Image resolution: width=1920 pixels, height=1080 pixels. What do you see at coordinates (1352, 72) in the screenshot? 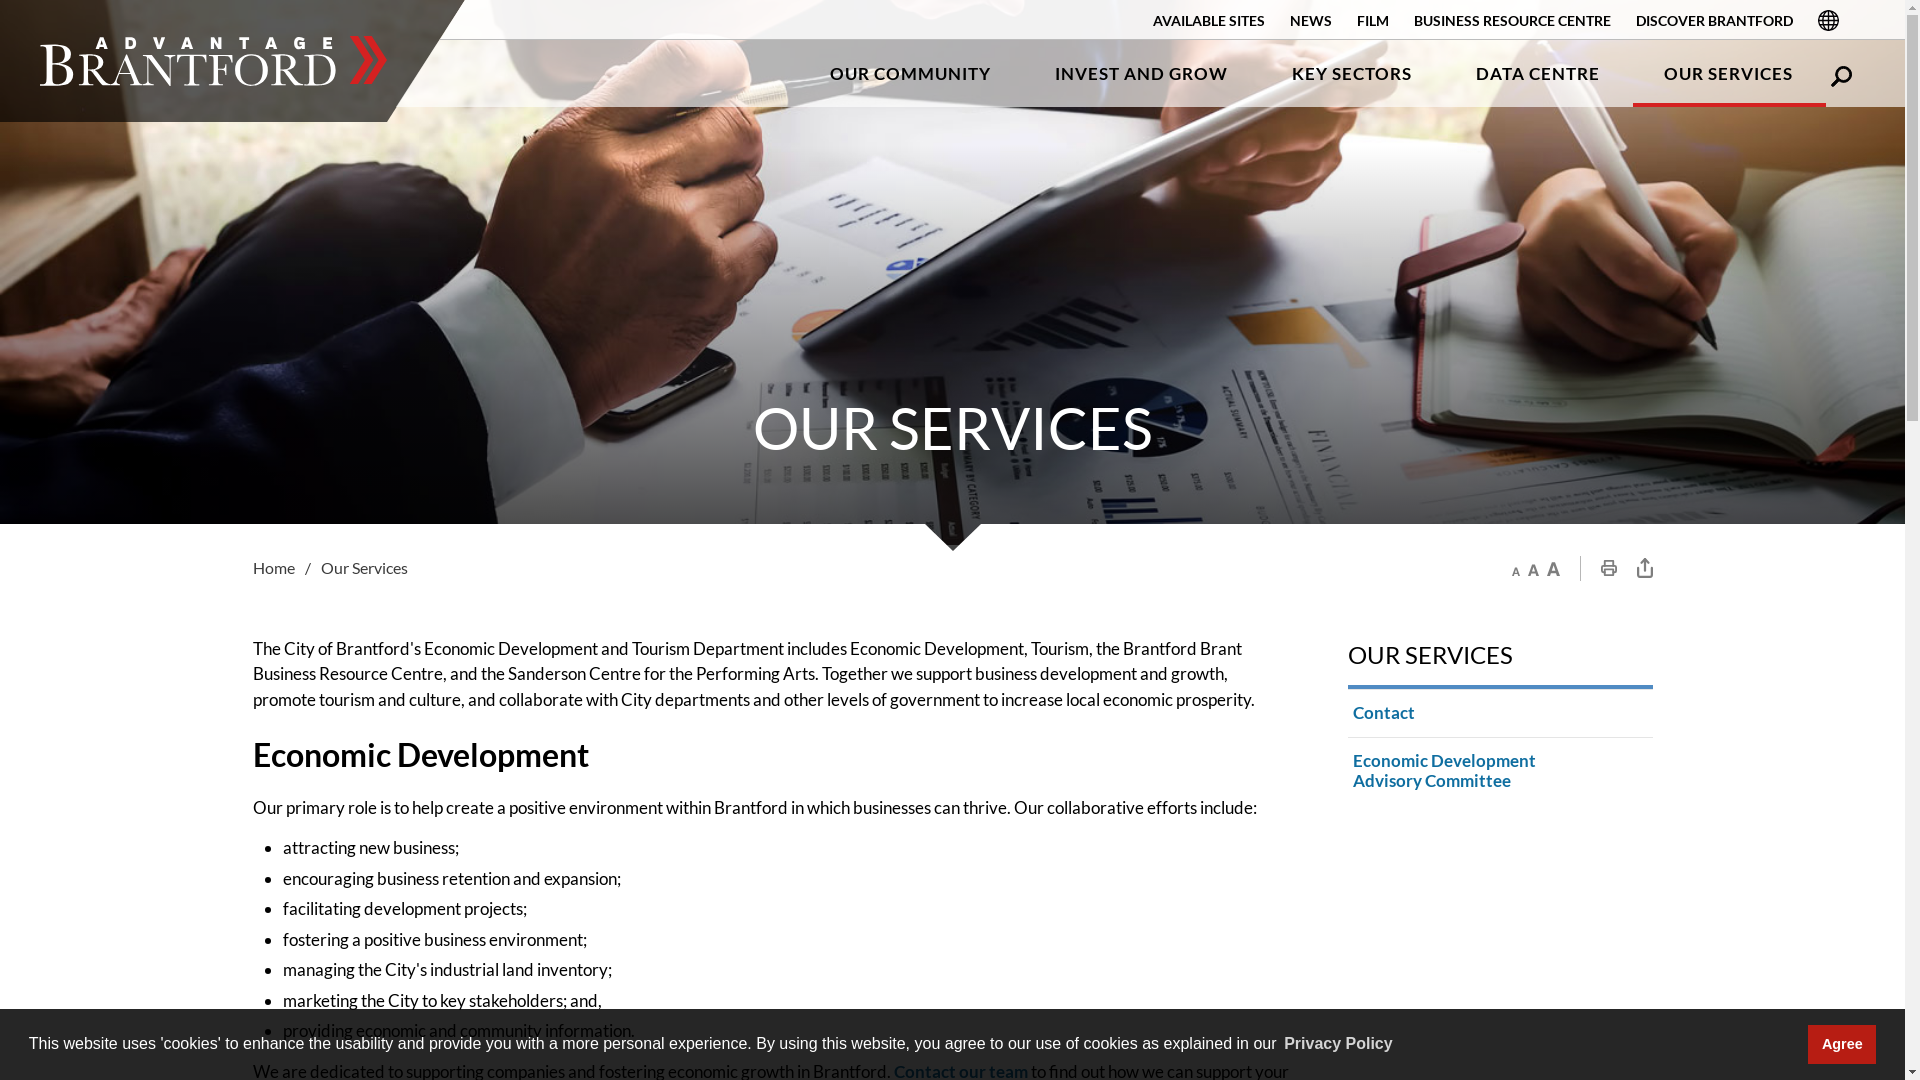
I see `'KEY SECTORS'` at bounding box center [1352, 72].